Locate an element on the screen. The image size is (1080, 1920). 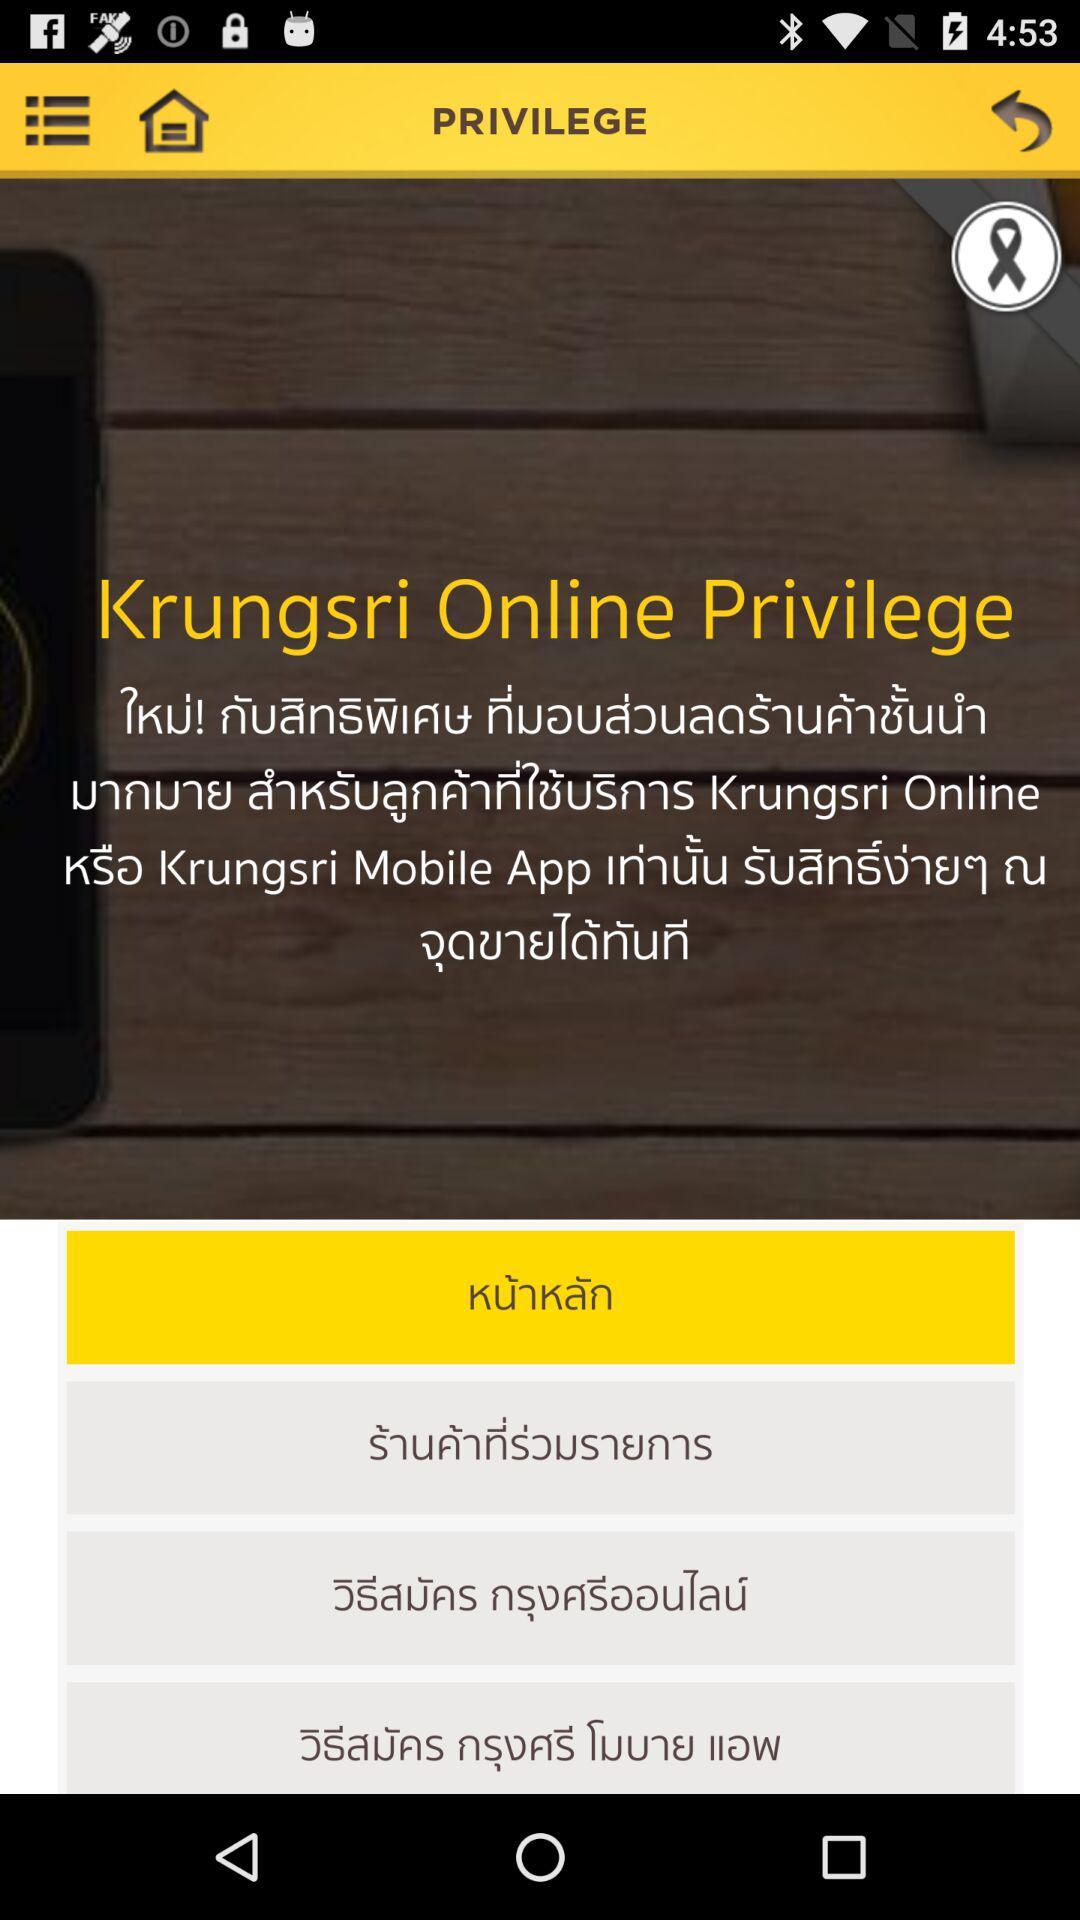
home page is located at coordinates (172, 119).